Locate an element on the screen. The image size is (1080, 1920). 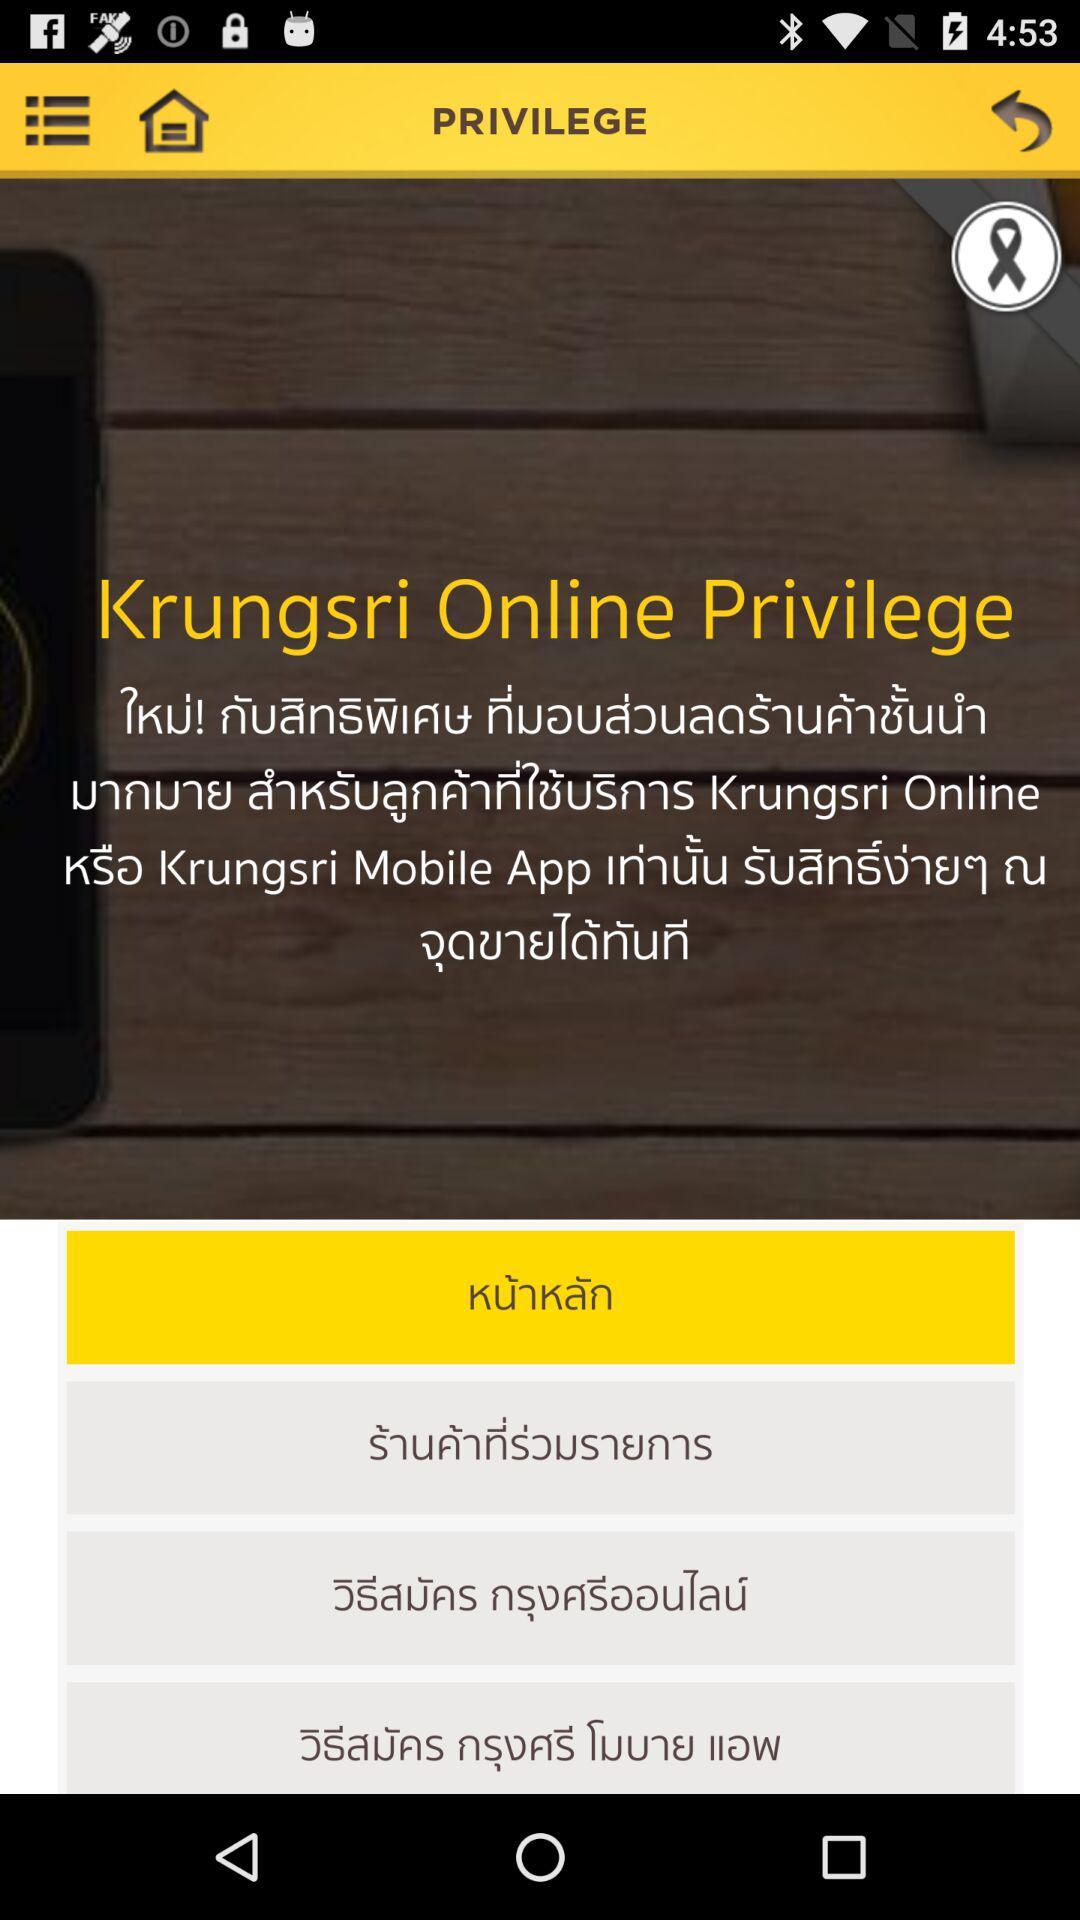
home page is located at coordinates (172, 119).